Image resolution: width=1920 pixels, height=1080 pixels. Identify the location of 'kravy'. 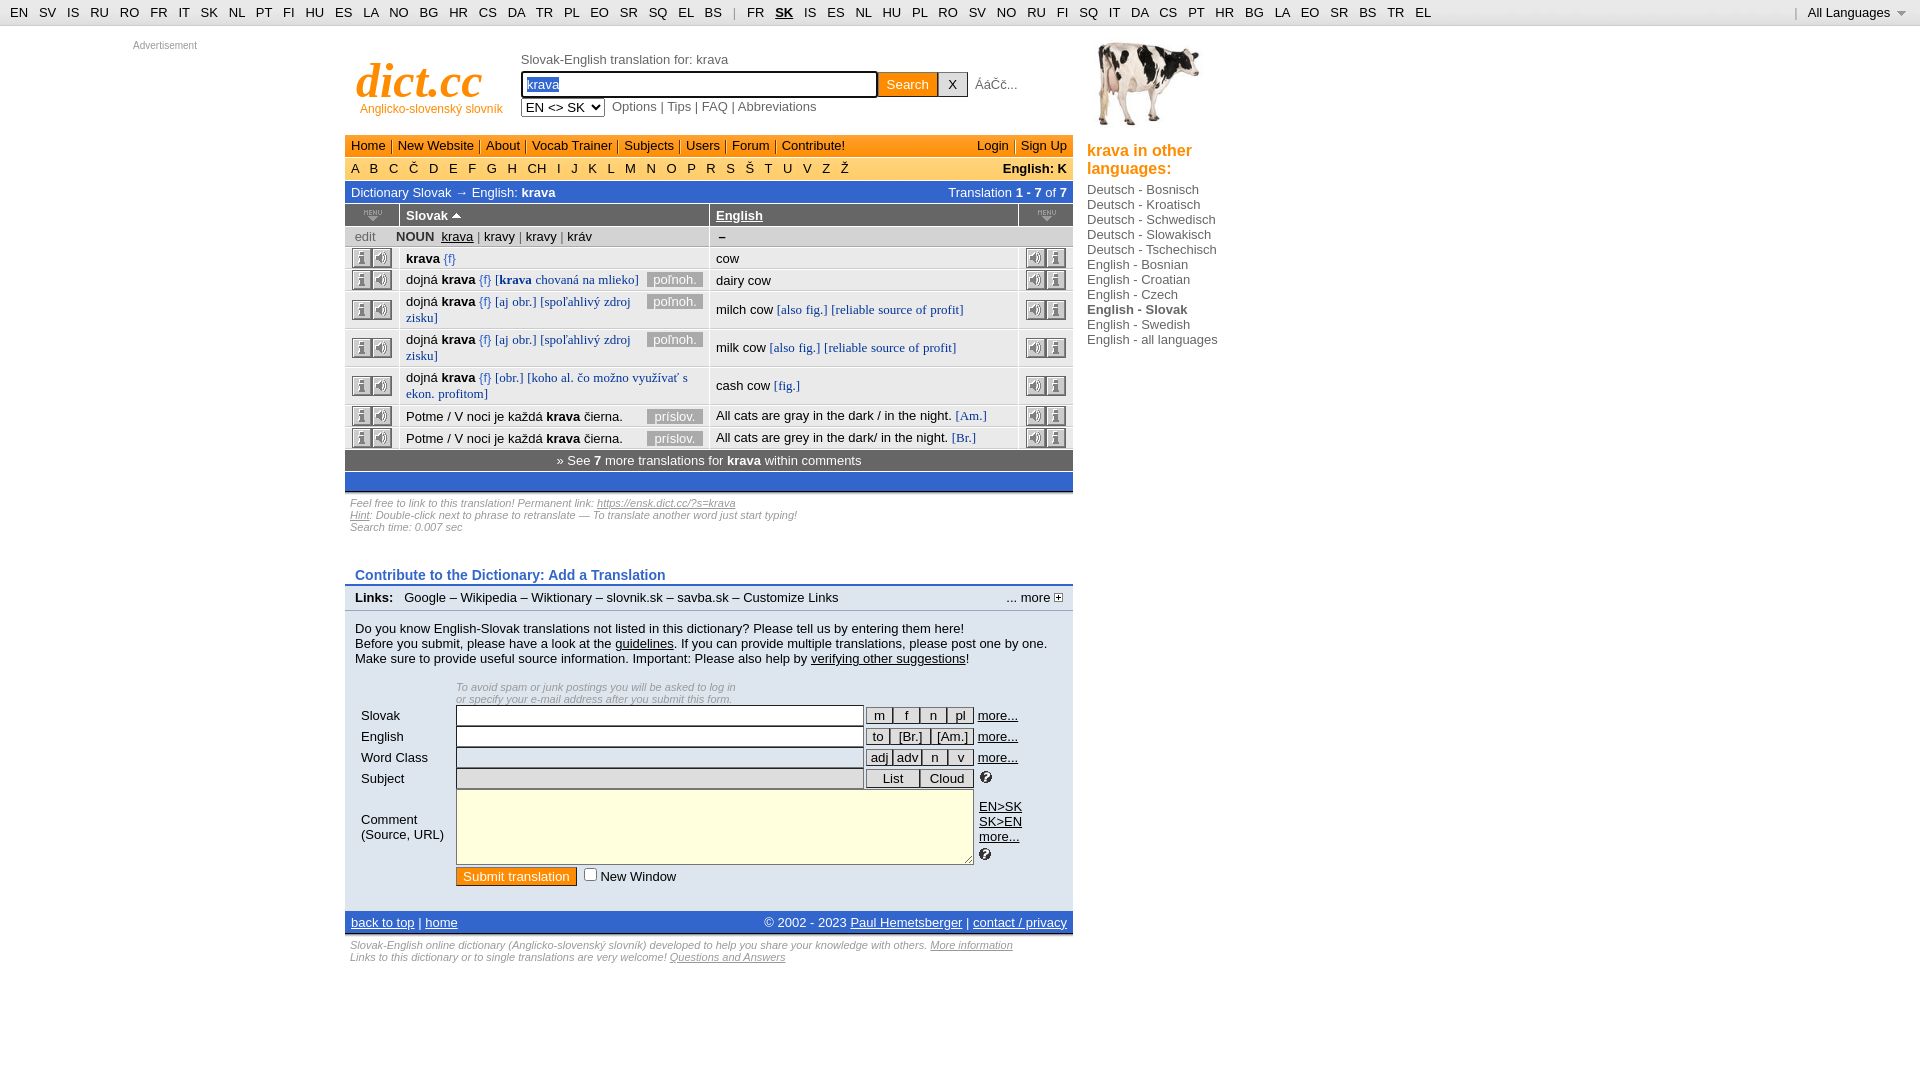
(499, 235).